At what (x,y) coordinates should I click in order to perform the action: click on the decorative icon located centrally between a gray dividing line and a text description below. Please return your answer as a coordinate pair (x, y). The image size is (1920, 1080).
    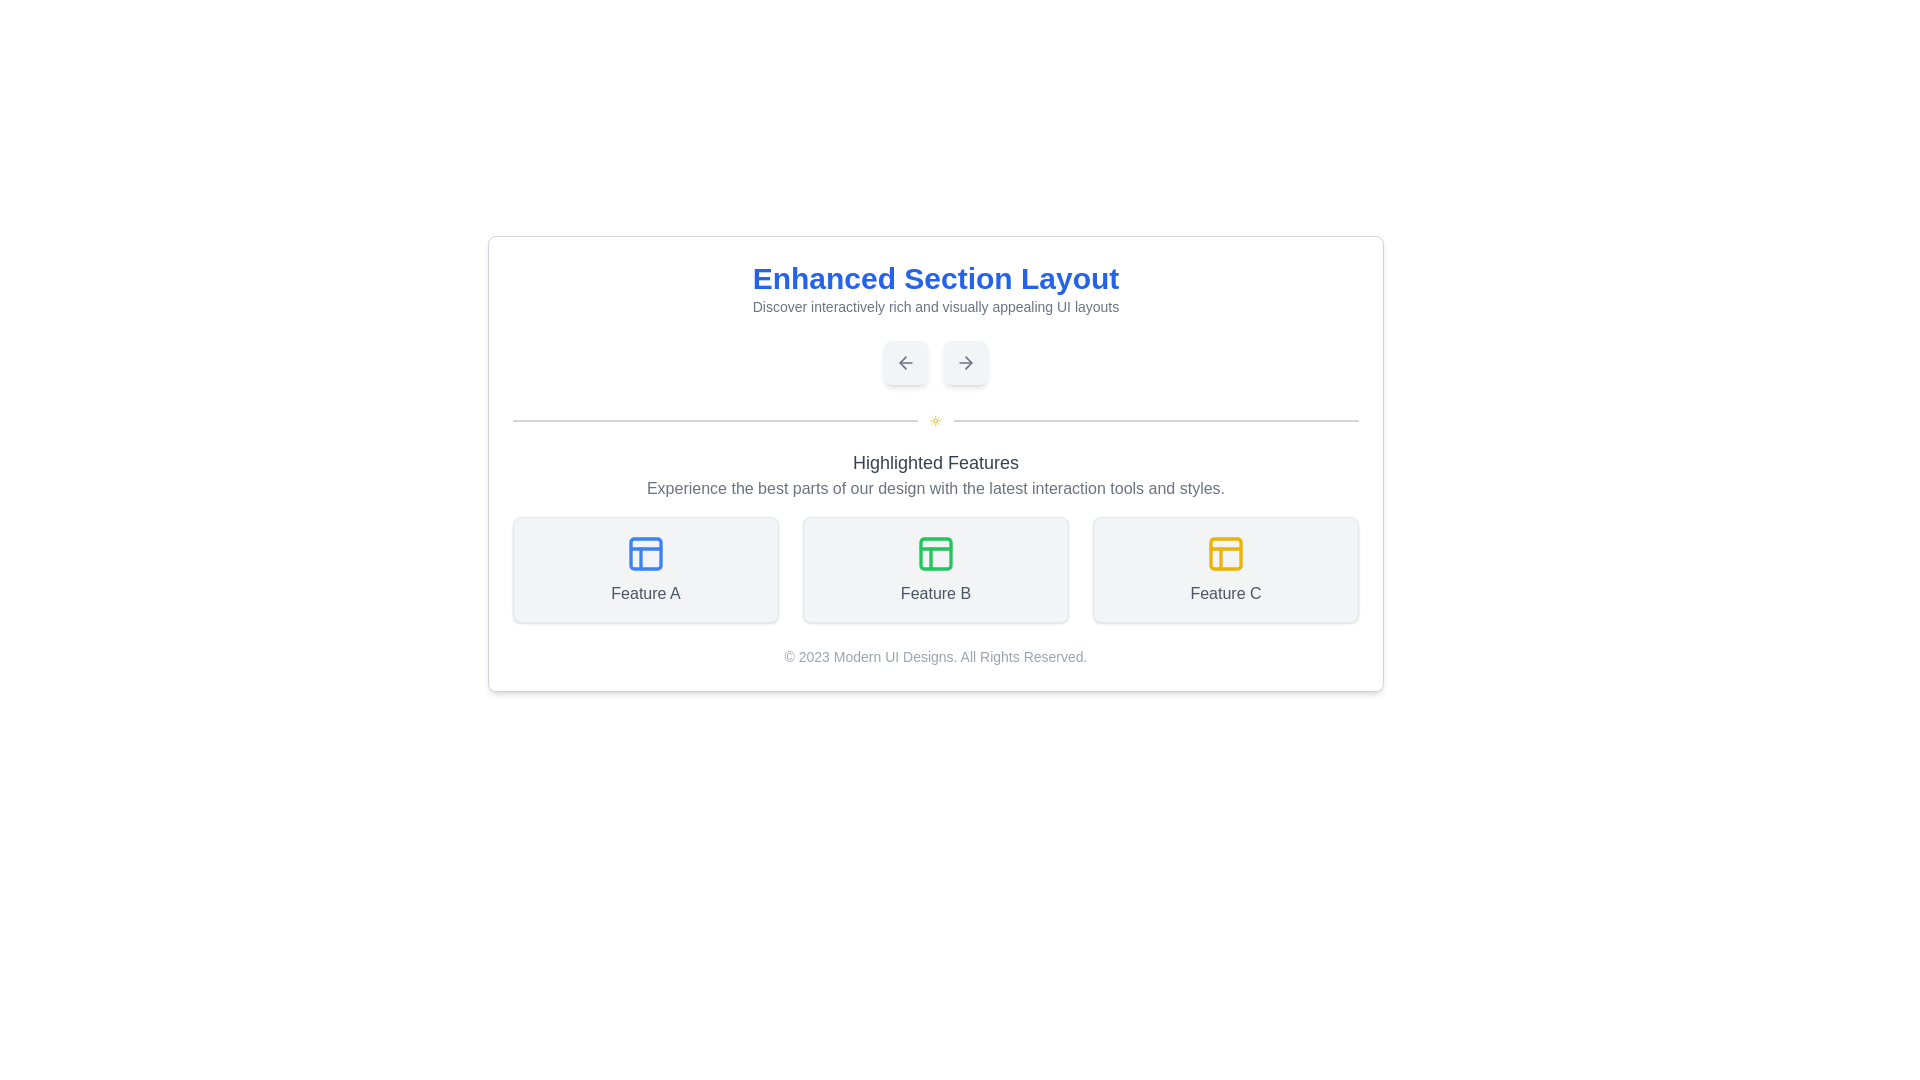
    Looking at the image, I should click on (935, 419).